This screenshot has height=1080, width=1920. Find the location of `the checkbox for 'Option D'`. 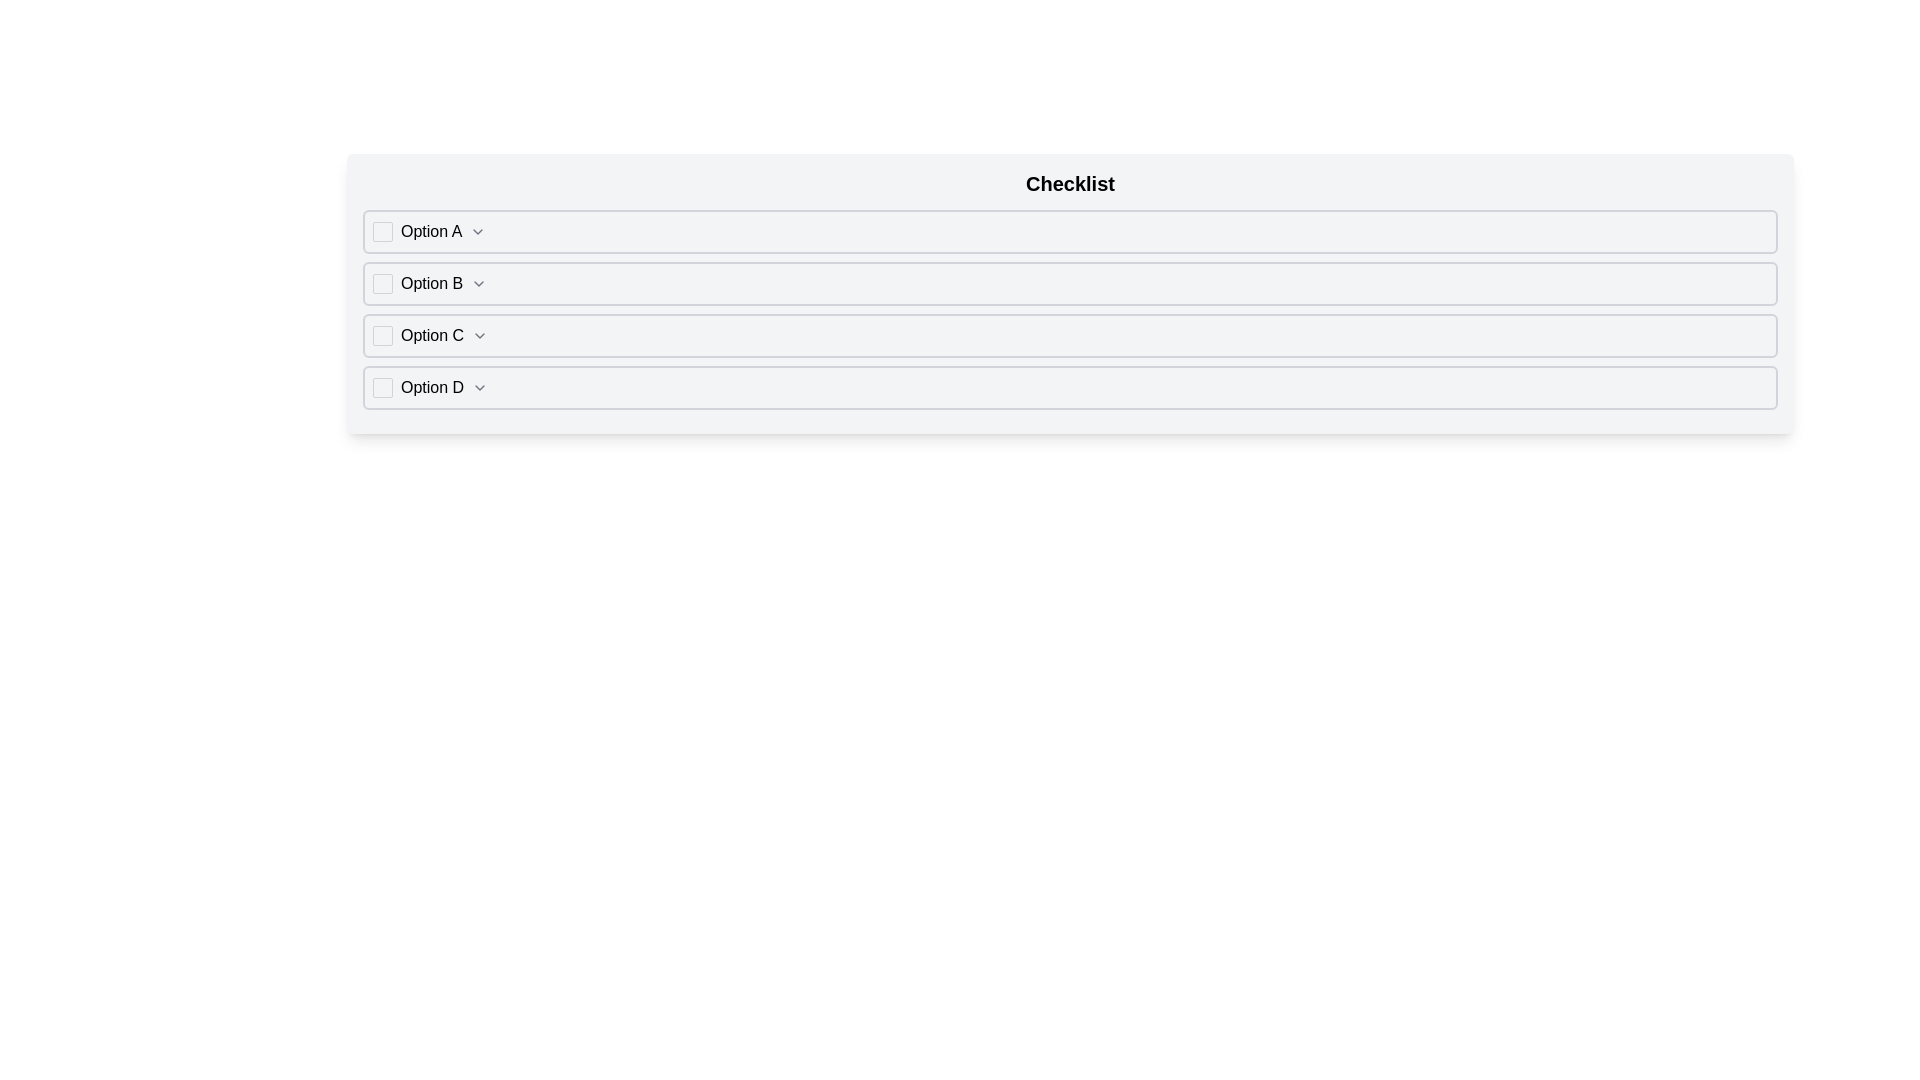

the checkbox for 'Option D' is located at coordinates (383, 388).